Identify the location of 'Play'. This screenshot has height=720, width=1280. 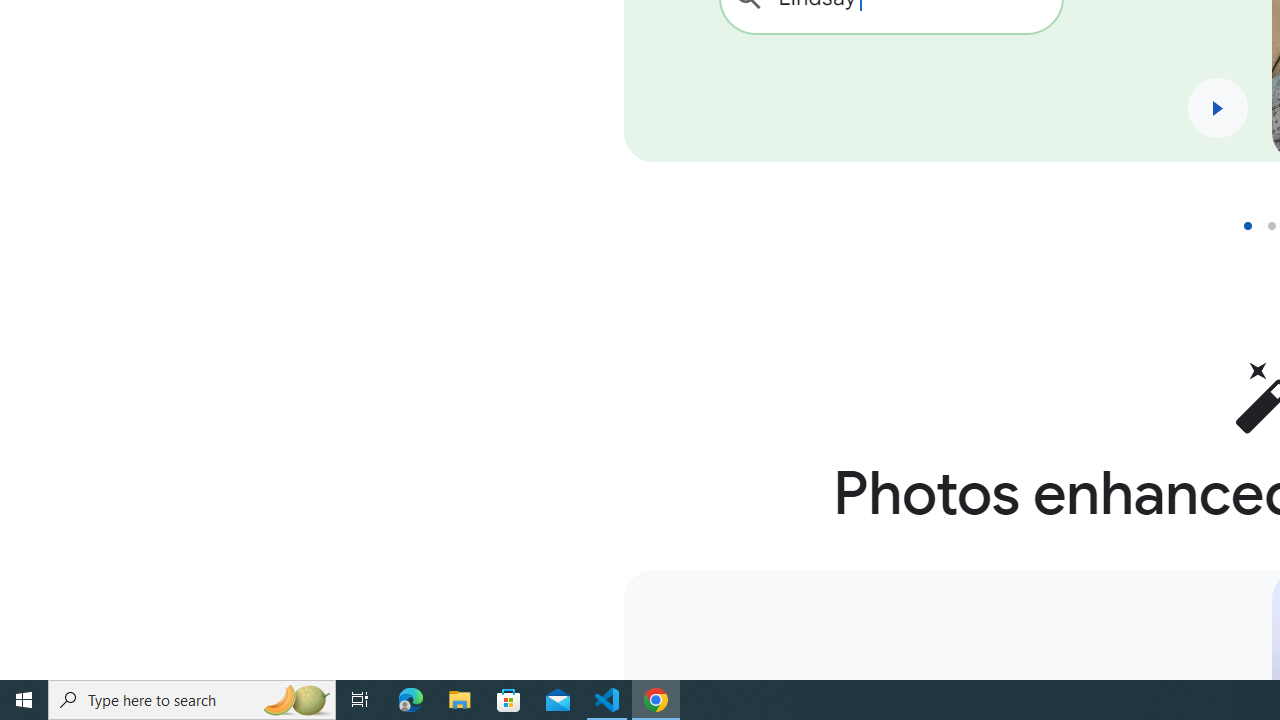
(1216, 108).